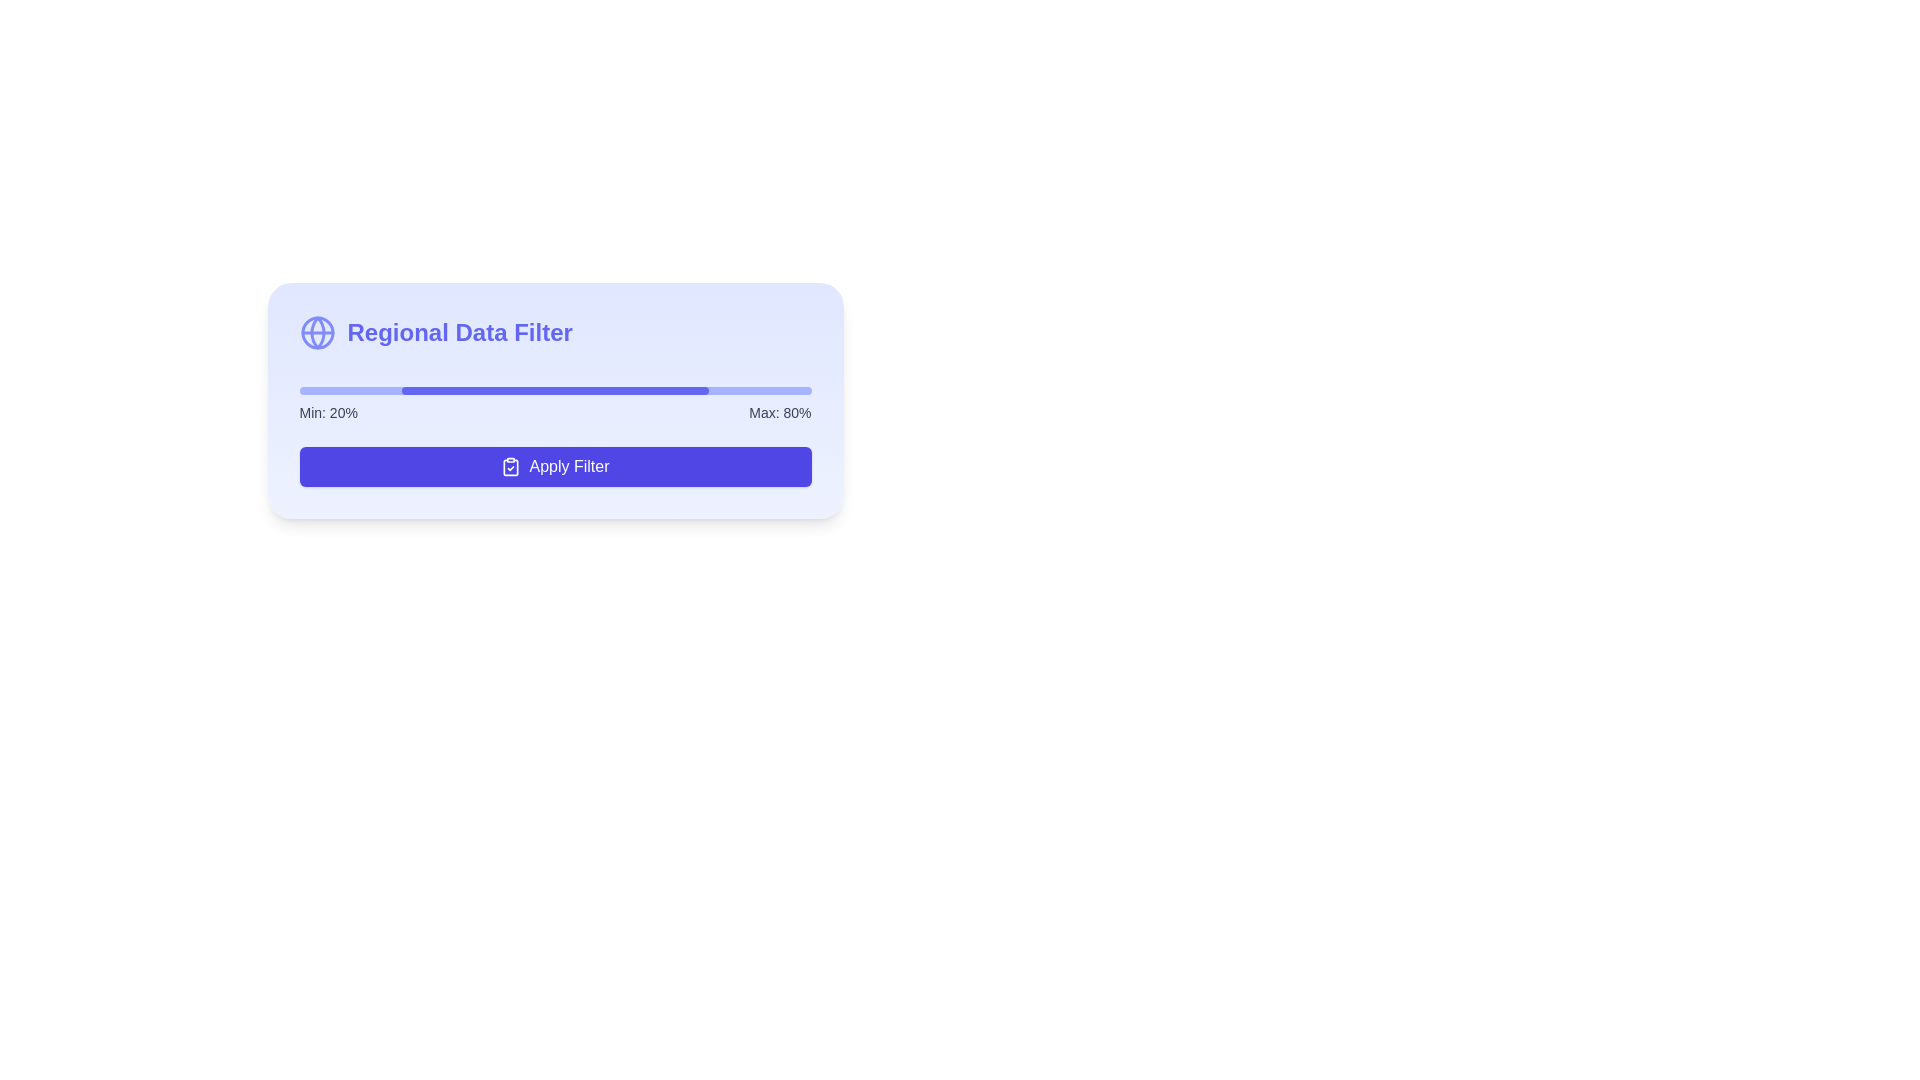  Describe the element at coordinates (316, 331) in the screenshot. I see `the globe icon that is located to the left of the 'Regional Data Filter' text in the header section for data filtering` at that location.